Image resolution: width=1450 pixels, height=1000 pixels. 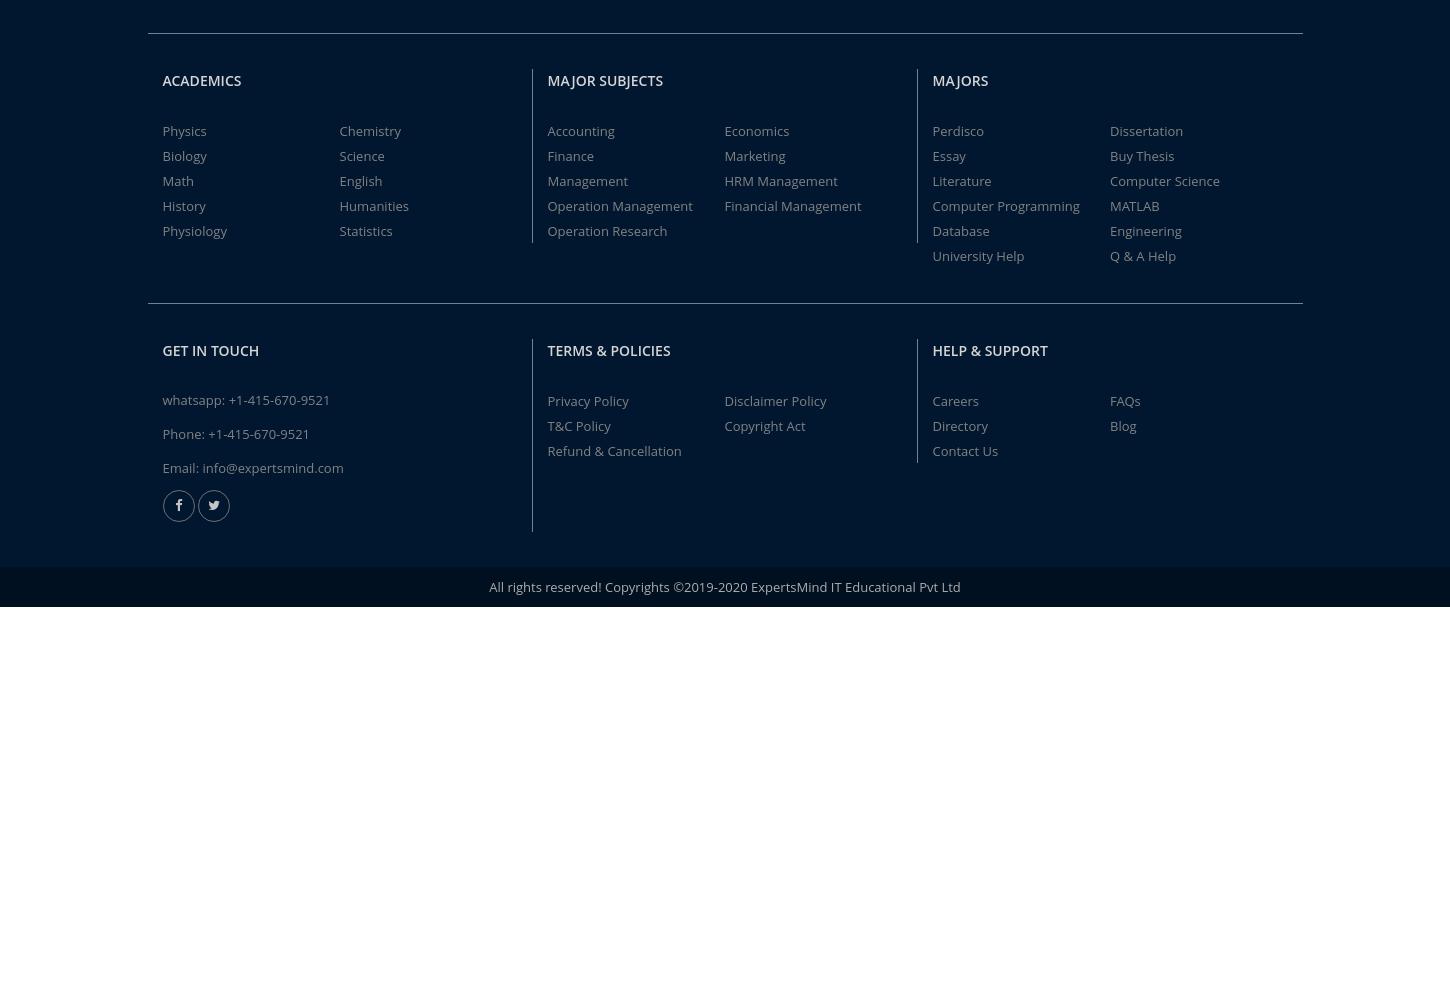 I want to click on 'Get In Touch', so click(x=160, y=348).